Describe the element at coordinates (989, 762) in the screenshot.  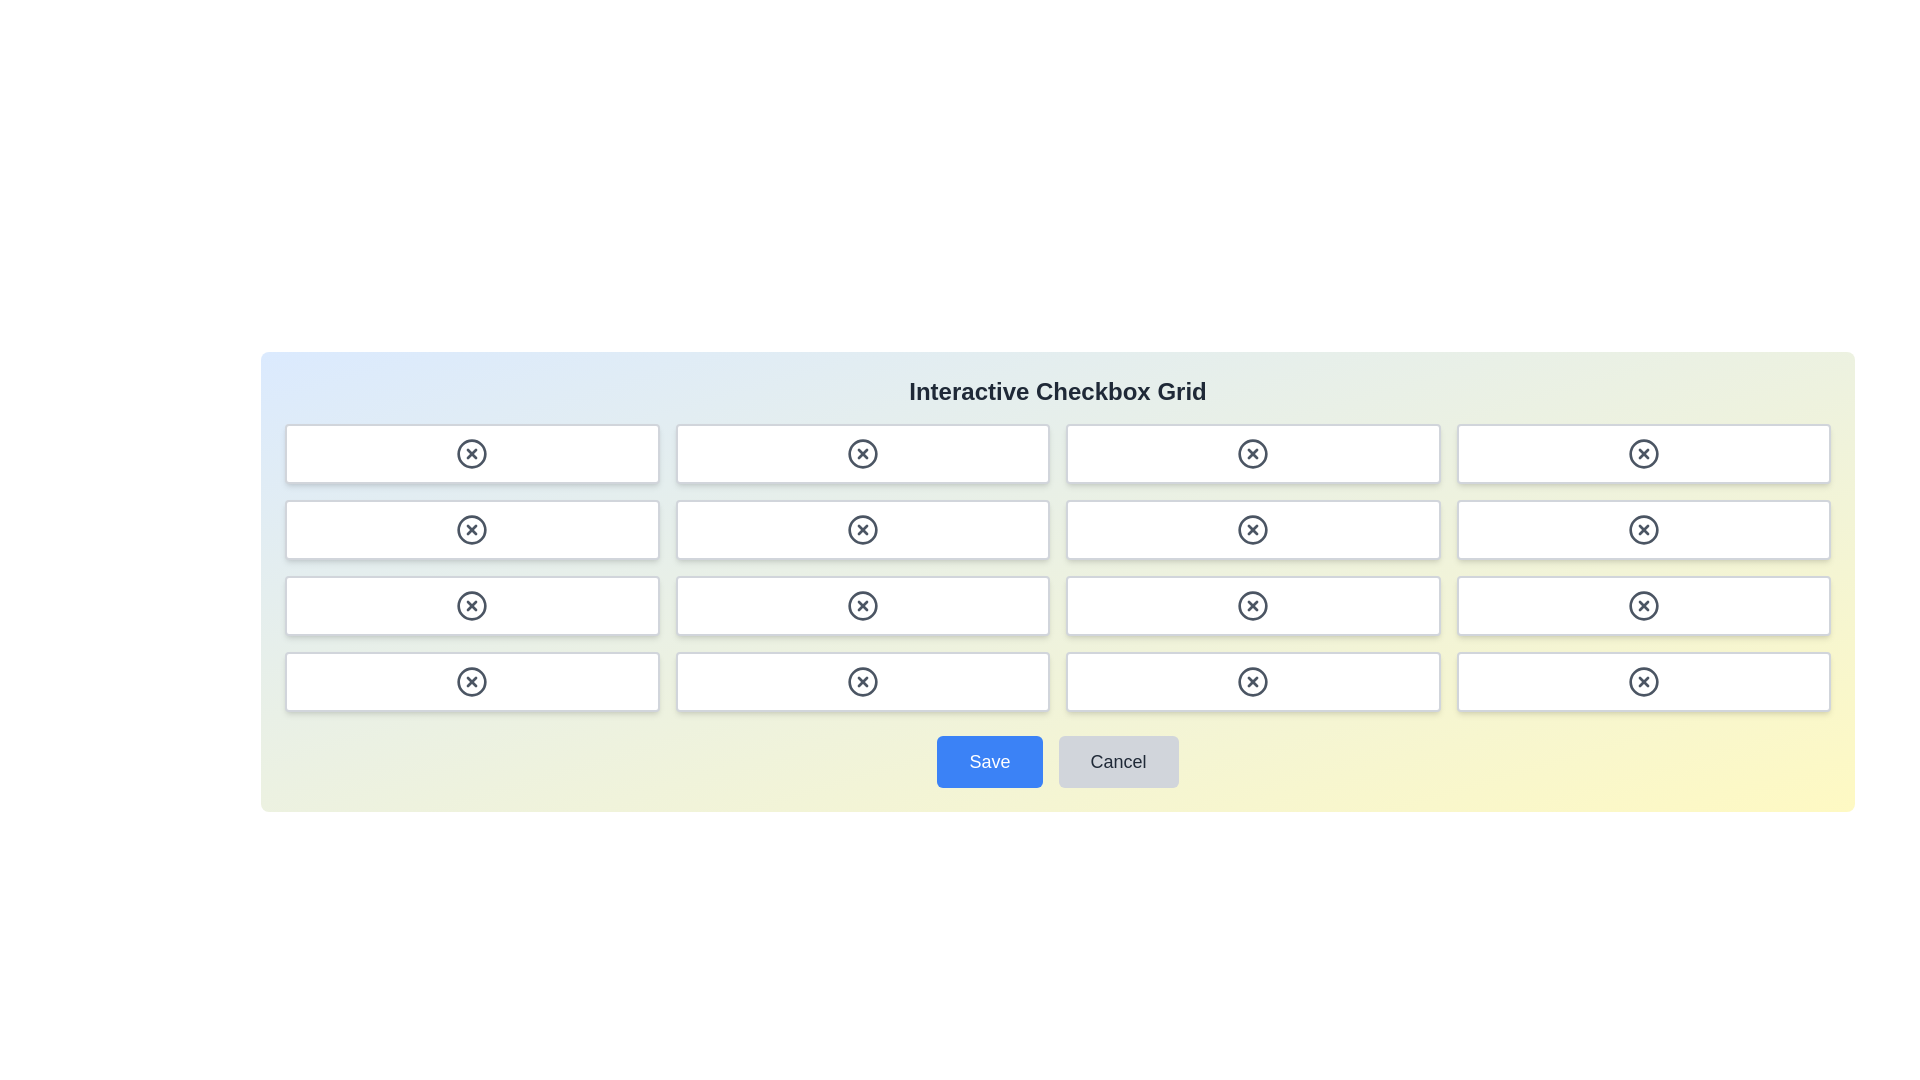
I see `the 'Save' button to save the current state of the grid` at that location.